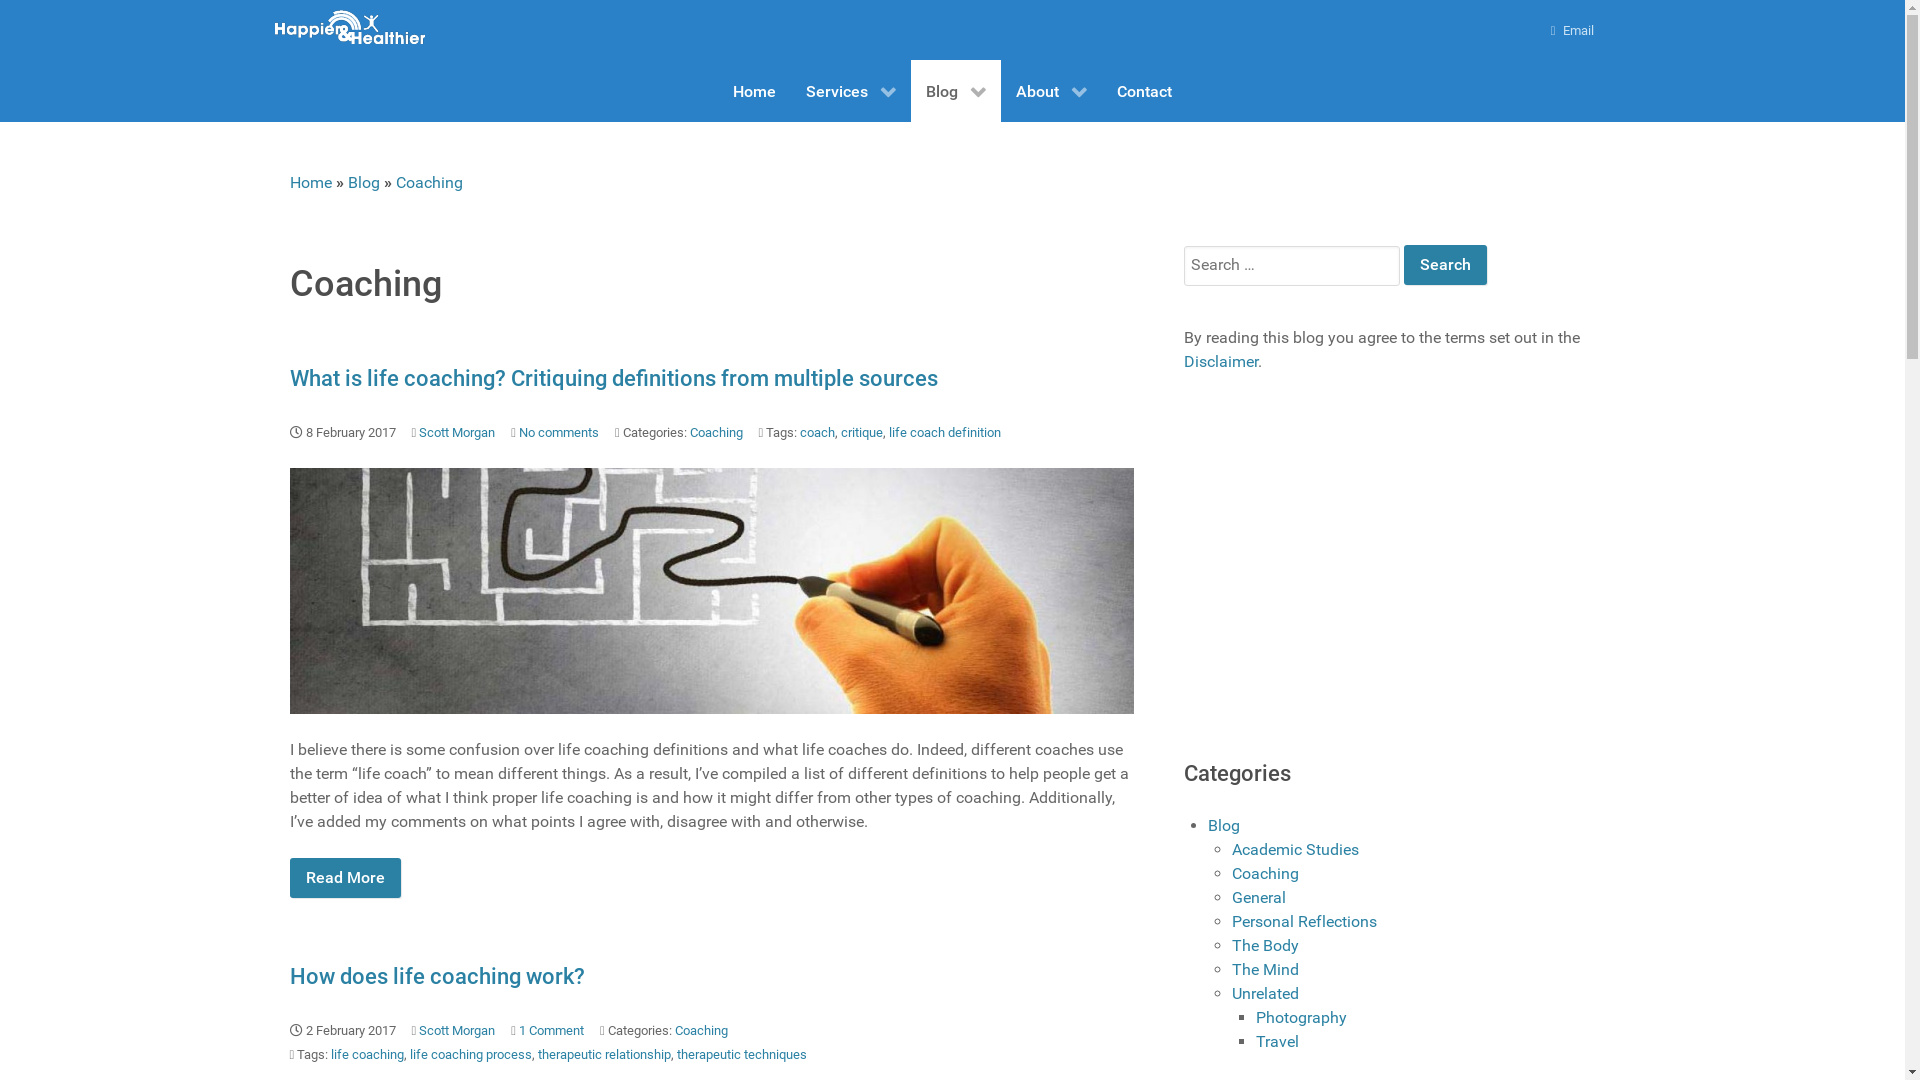  I want to click on 'Contact', so click(1144, 91).